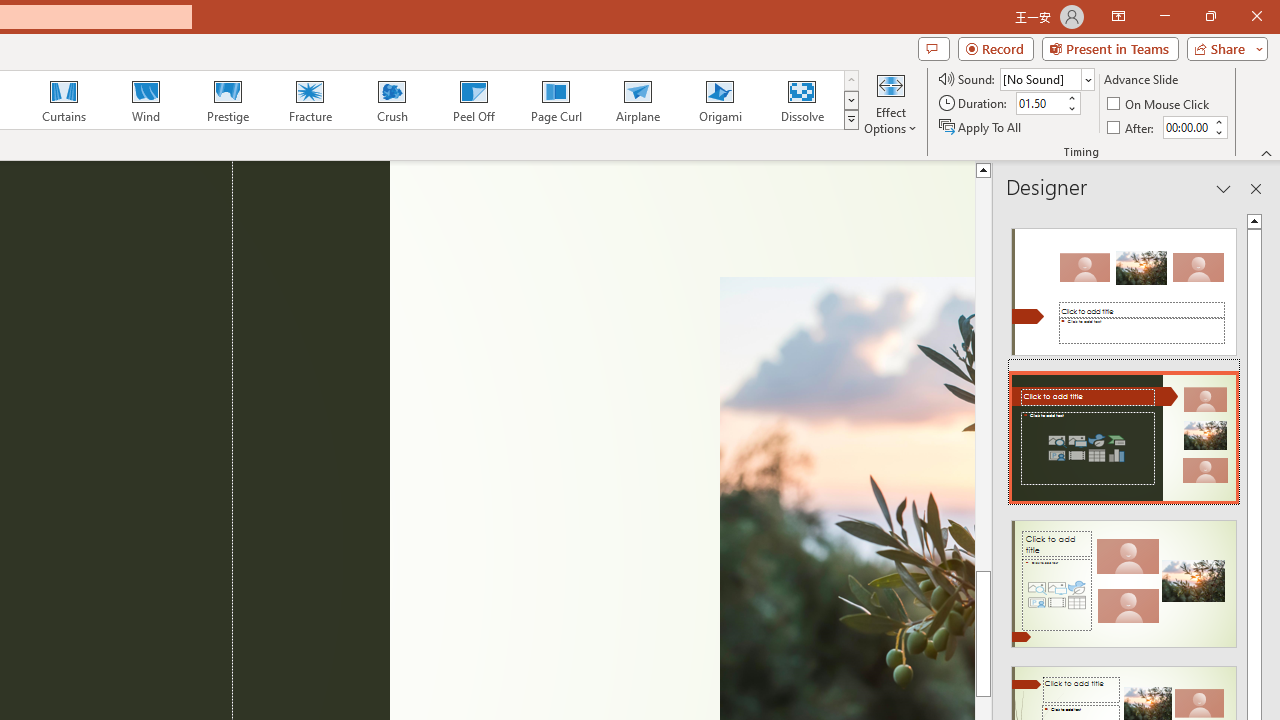  I want to click on 'Airplane', so click(636, 100).